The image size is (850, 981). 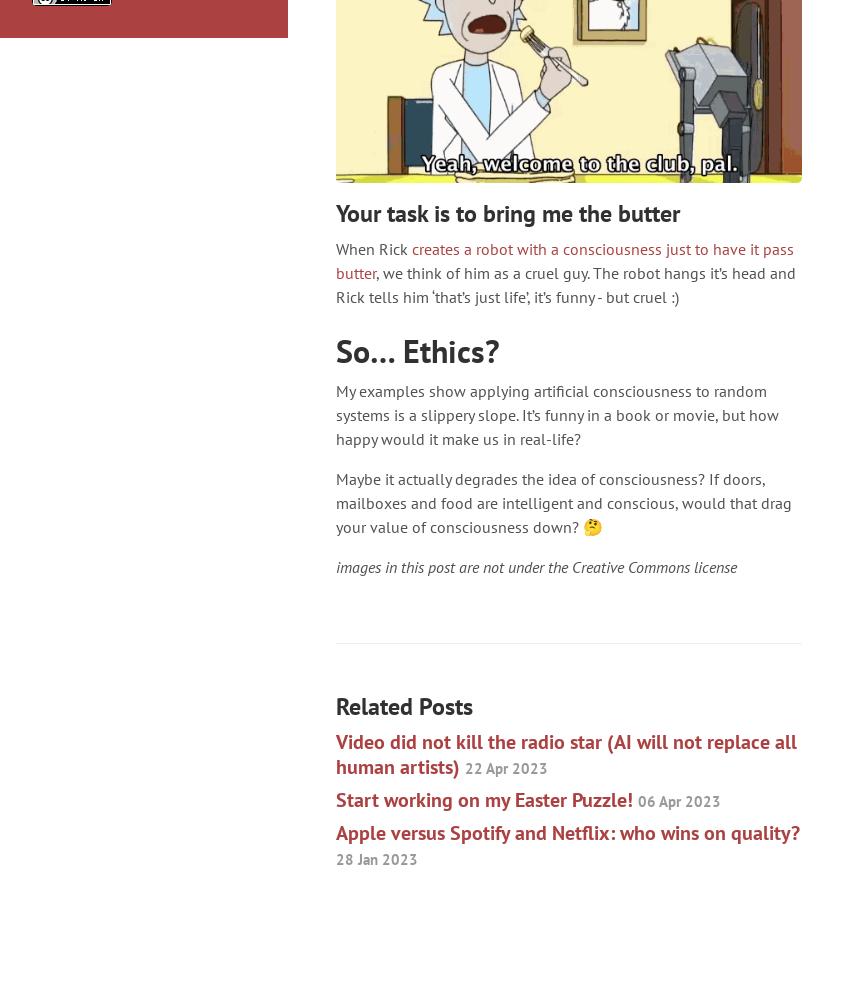 What do you see at coordinates (535, 566) in the screenshot?
I see `'images in this post are not under the Creative Commons license'` at bounding box center [535, 566].